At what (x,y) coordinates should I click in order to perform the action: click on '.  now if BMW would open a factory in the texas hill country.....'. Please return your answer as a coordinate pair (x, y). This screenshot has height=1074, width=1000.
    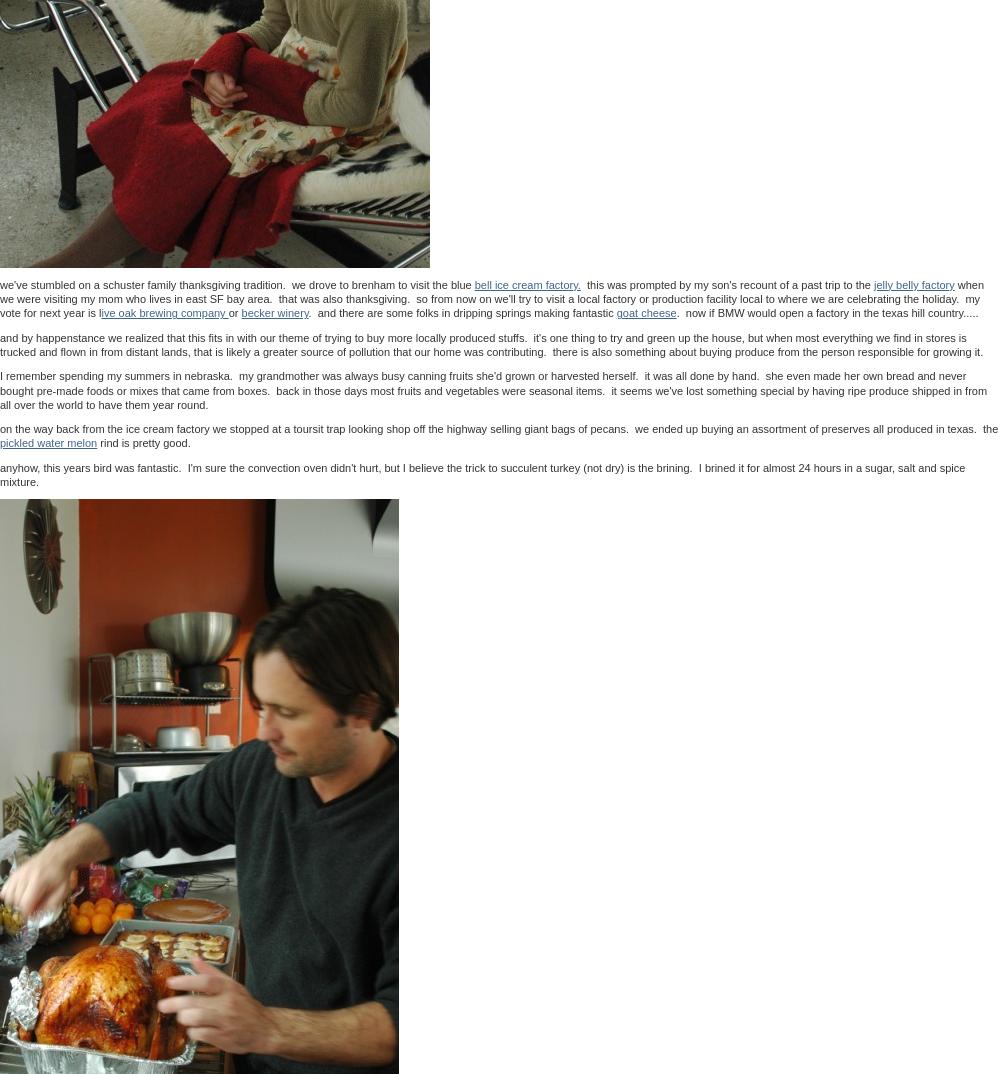
    Looking at the image, I should click on (826, 312).